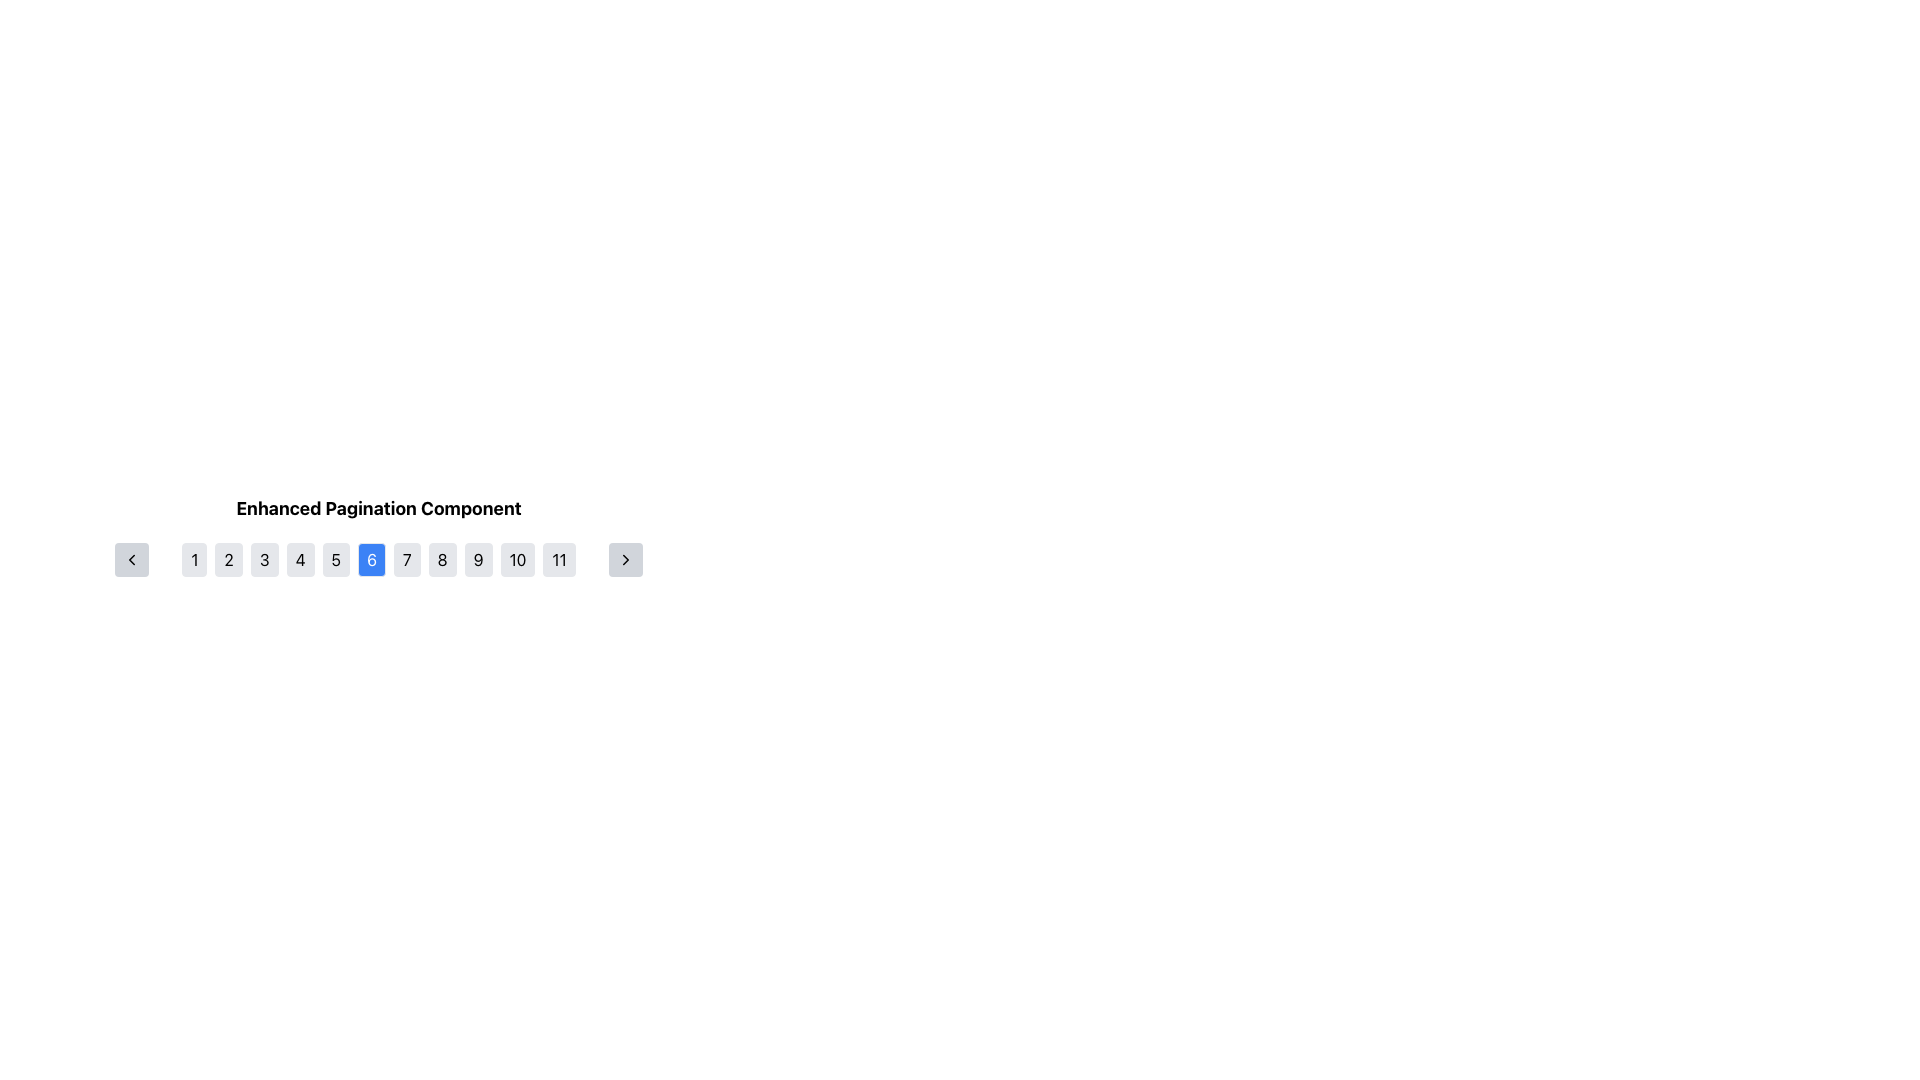 The width and height of the screenshot is (1920, 1080). What do you see at coordinates (379, 508) in the screenshot?
I see `the text label displaying 'Enhanced Pagination Component', which is styled with bold and large font and located above the pagination buttons` at bounding box center [379, 508].